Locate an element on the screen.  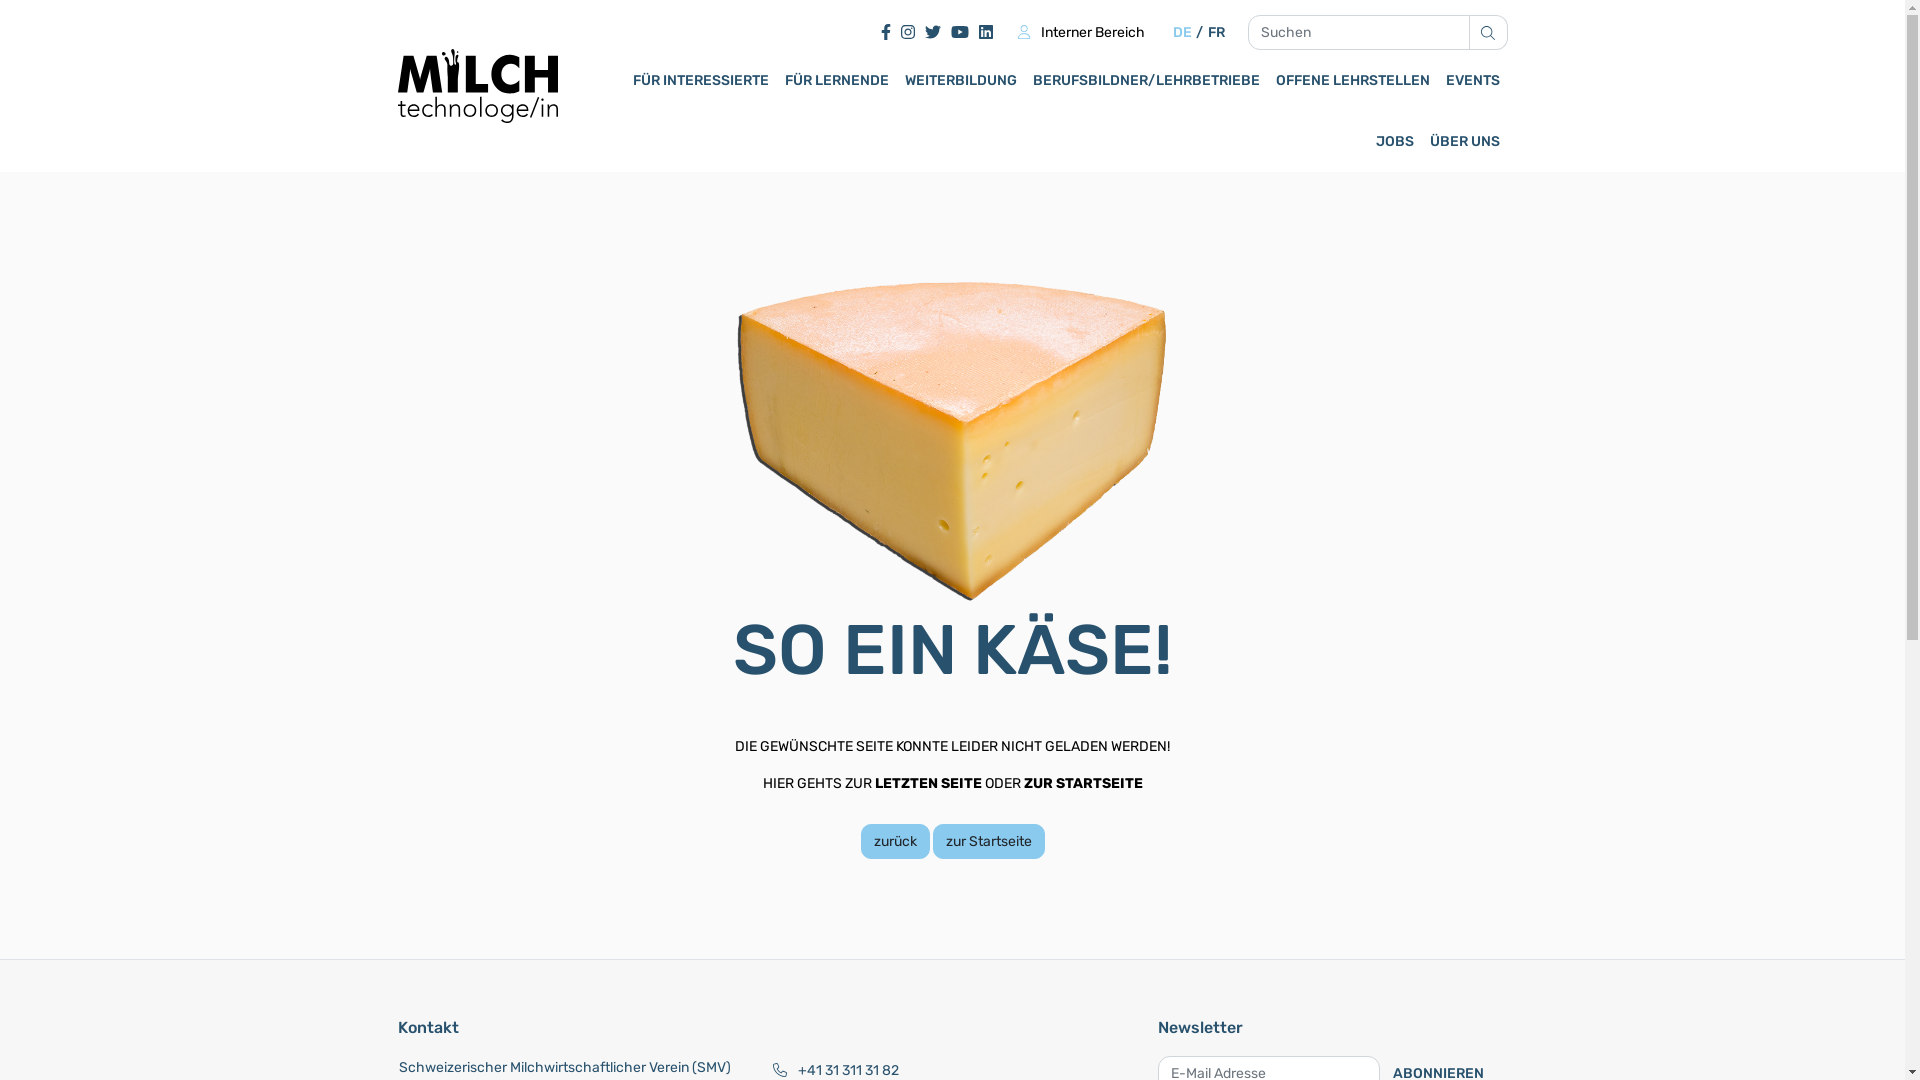
'DE' is located at coordinates (1181, 31).